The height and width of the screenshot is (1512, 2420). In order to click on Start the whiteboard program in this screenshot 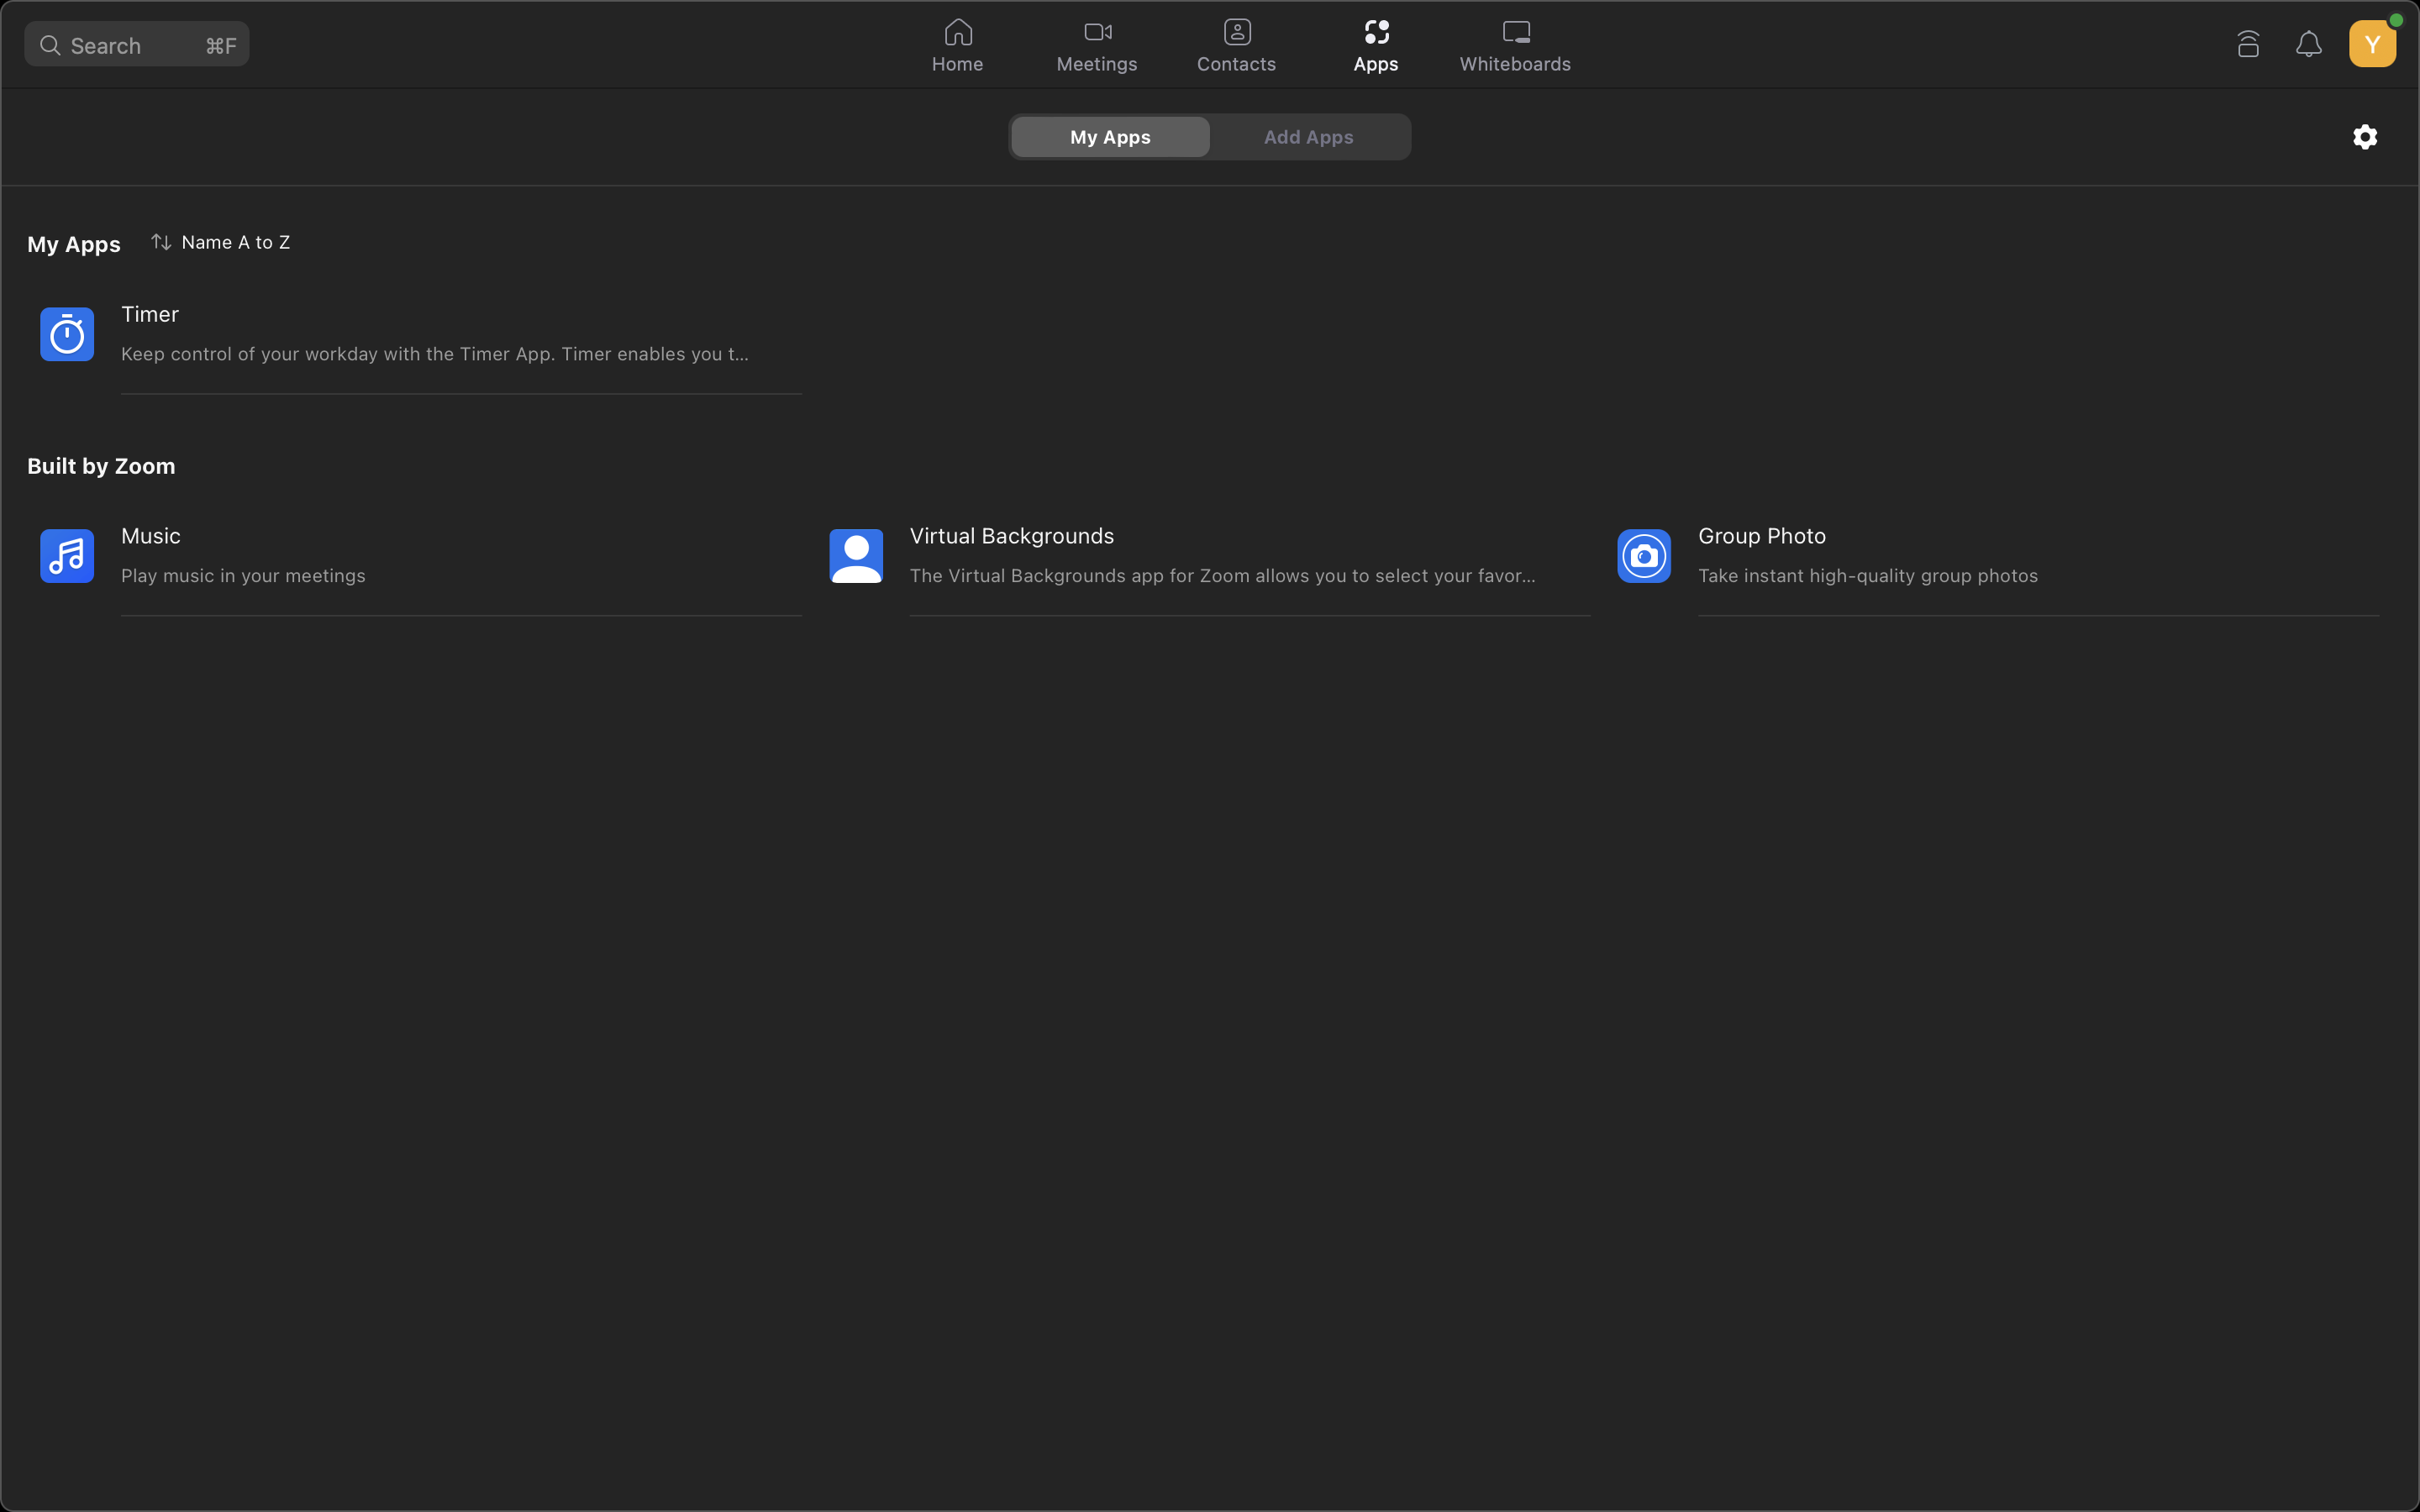, I will do `click(1516, 46)`.